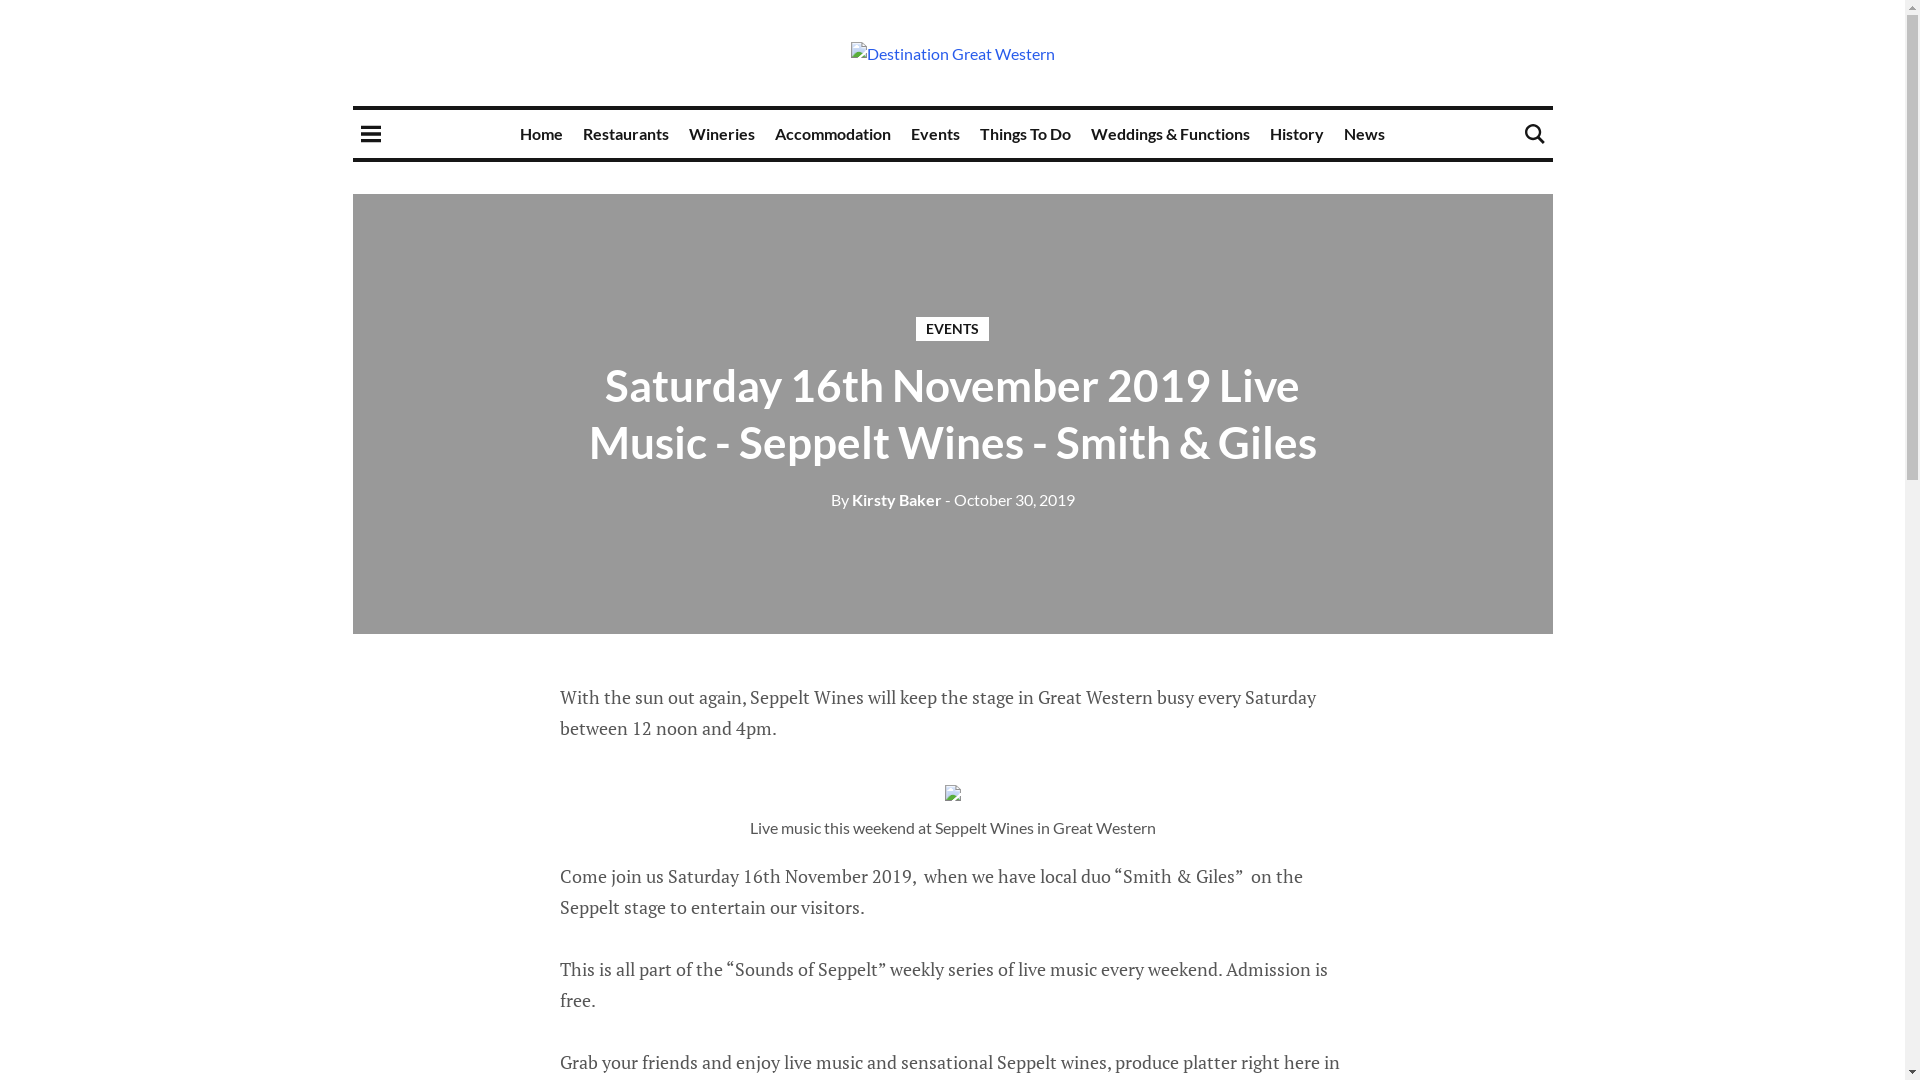  What do you see at coordinates (1363, 133) in the screenshot?
I see `'News'` at bounding box center [1363, 133].